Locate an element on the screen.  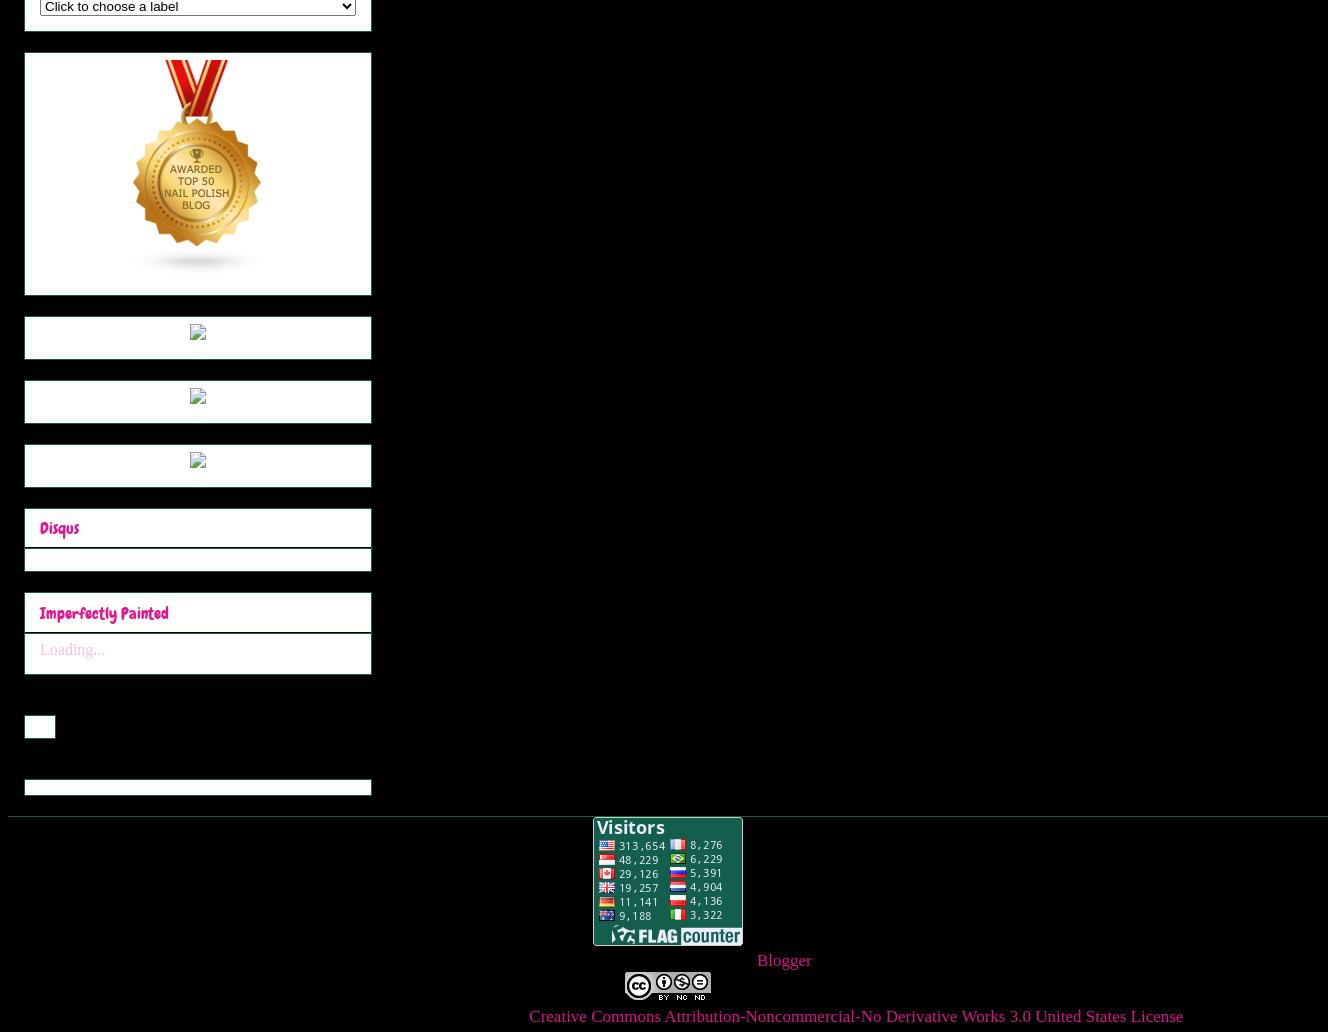
'Loading...' is located at coordinates (38, 647).